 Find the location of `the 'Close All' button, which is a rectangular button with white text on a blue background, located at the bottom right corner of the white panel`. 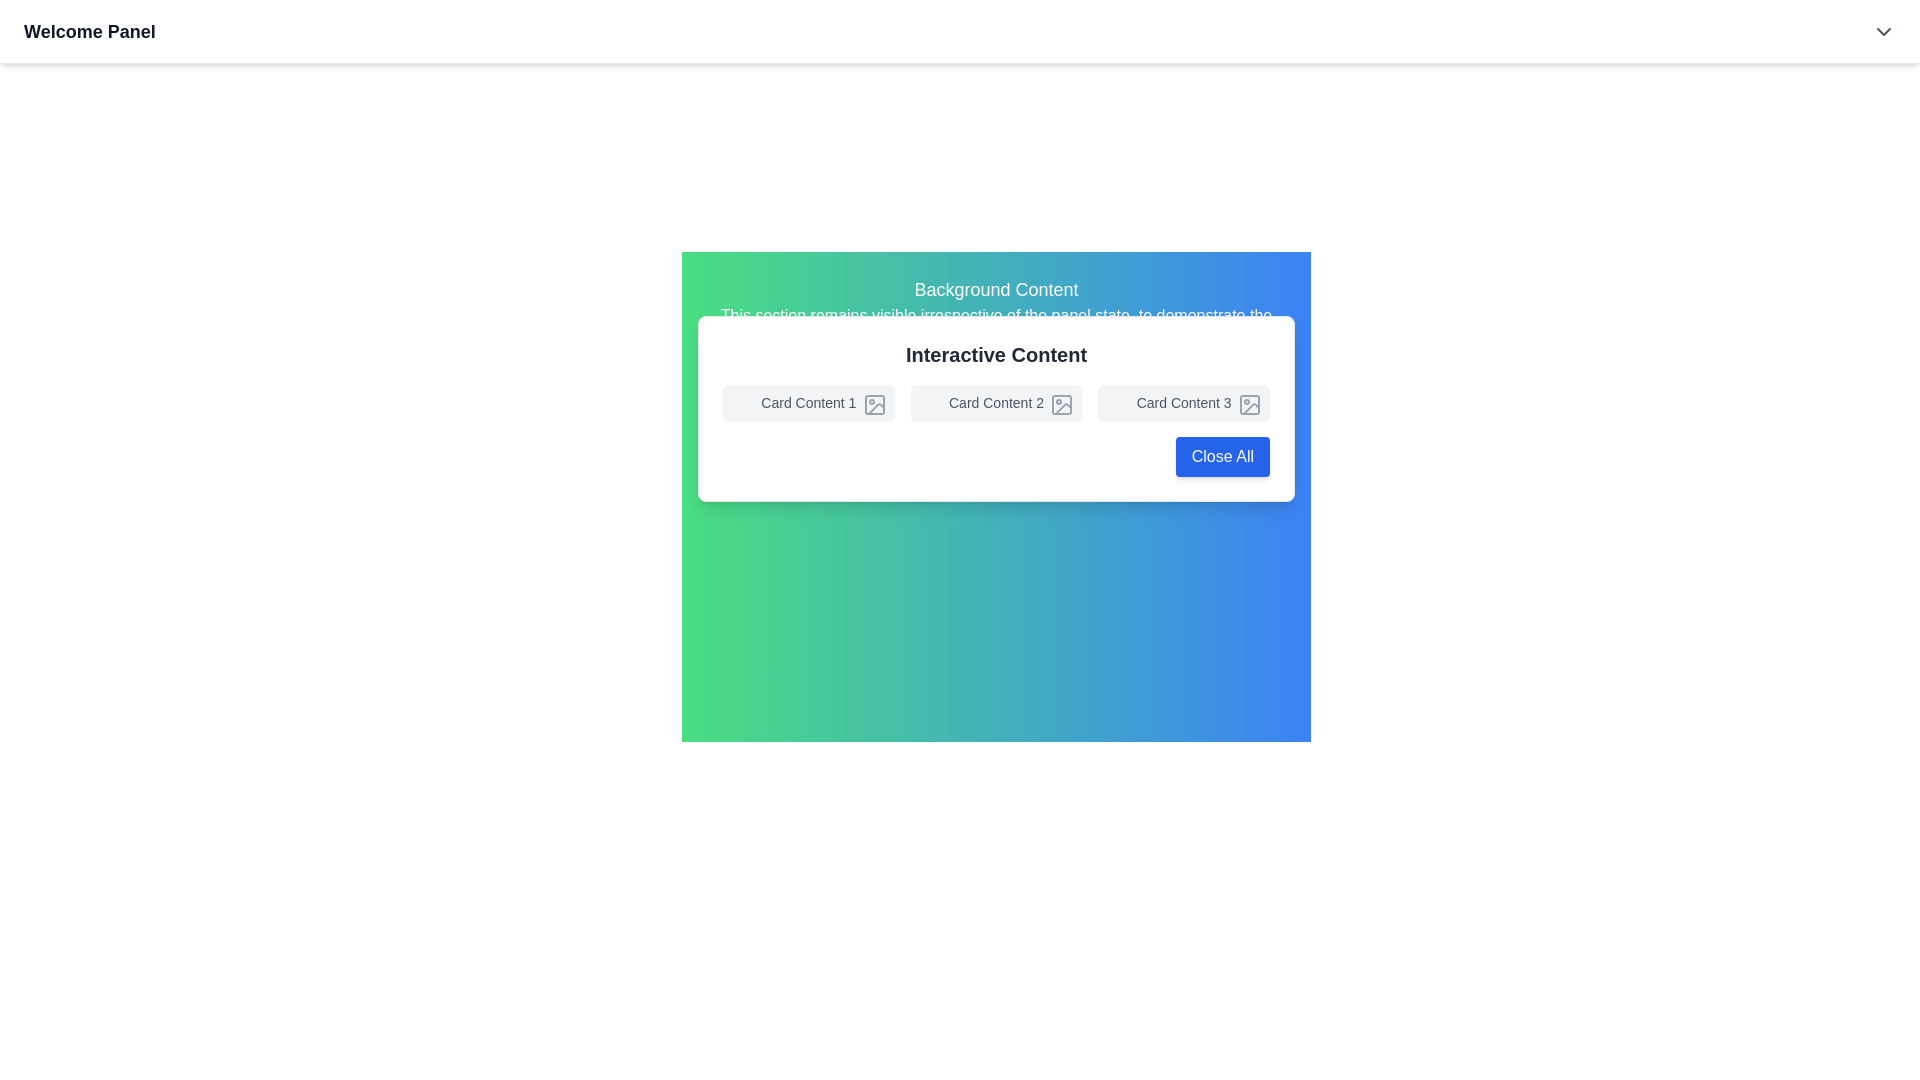

the 'Close All' button, which is a rectangular button with white text on a blue background, located at the bottom right corner of the white panel is located at coordinates (1221, 456).